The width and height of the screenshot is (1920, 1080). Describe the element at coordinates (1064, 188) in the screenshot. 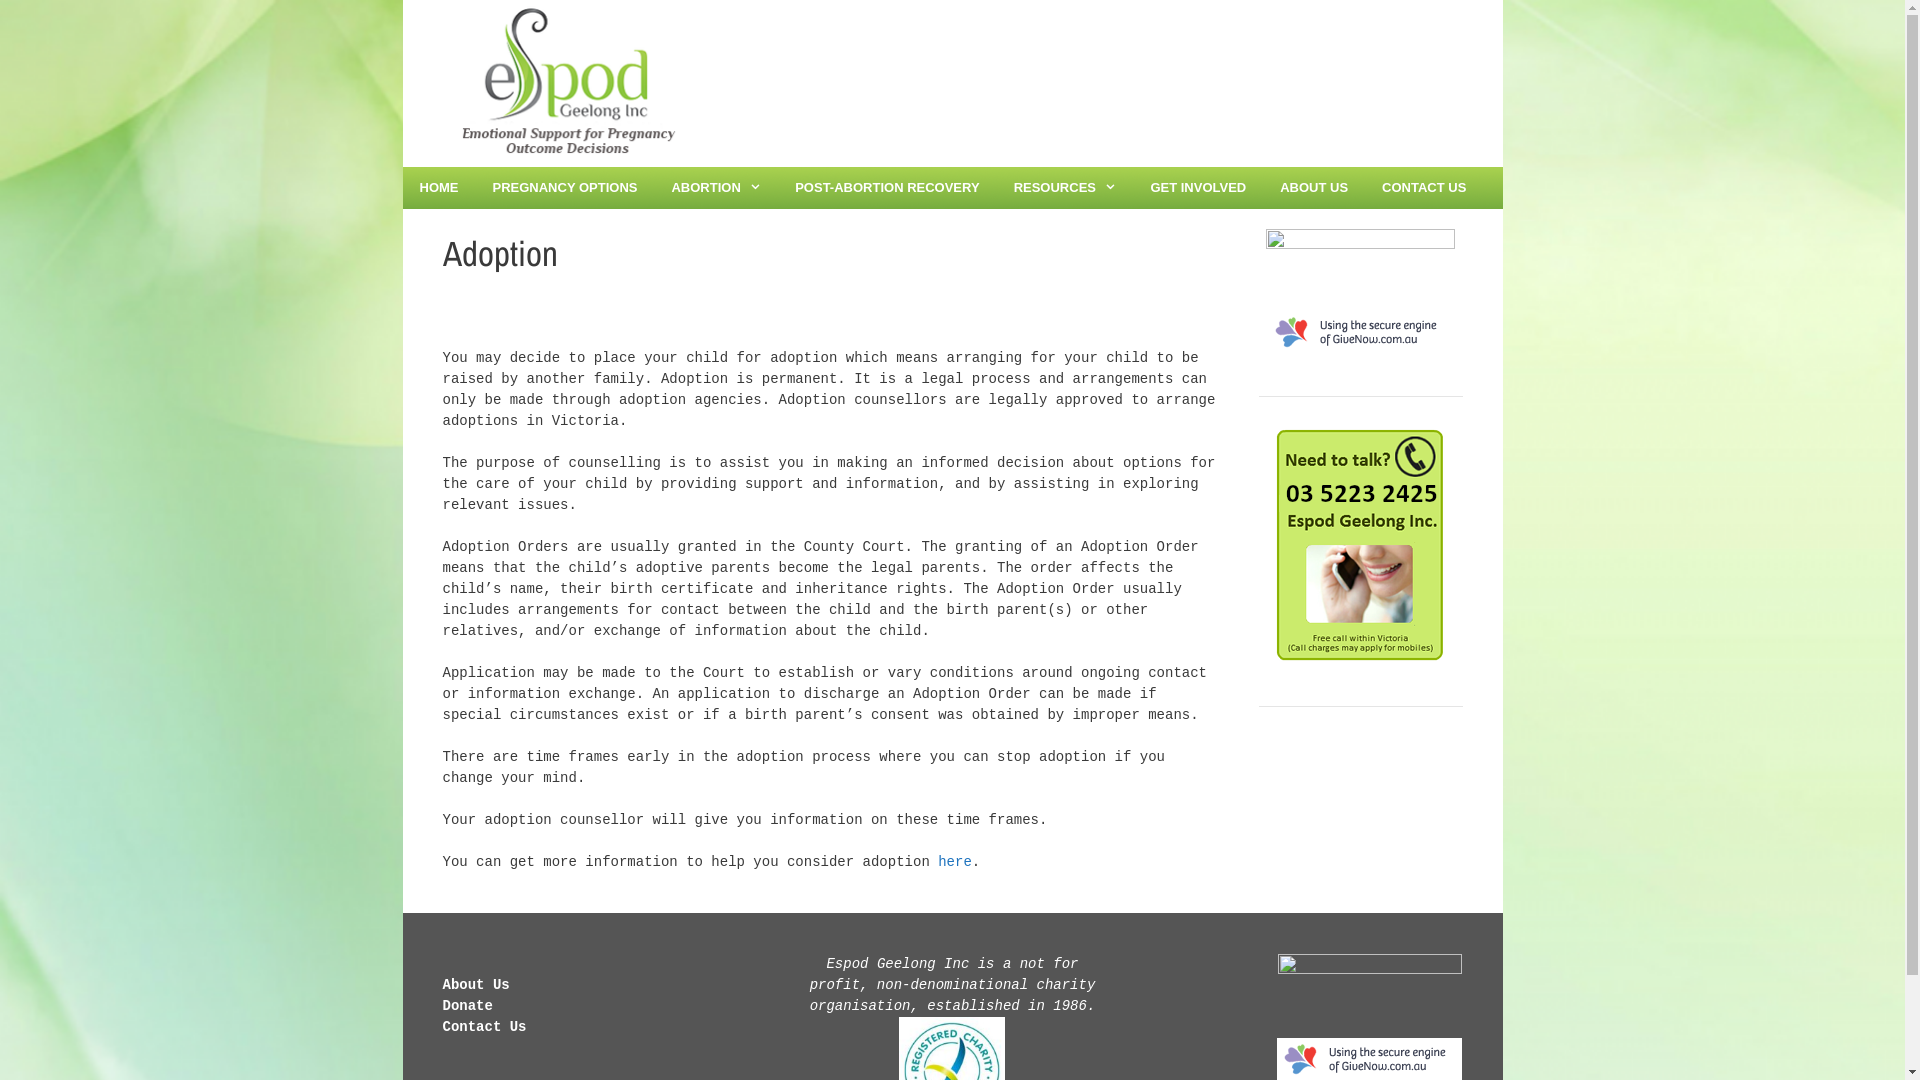

I see `'RESOURCES'` at that location.